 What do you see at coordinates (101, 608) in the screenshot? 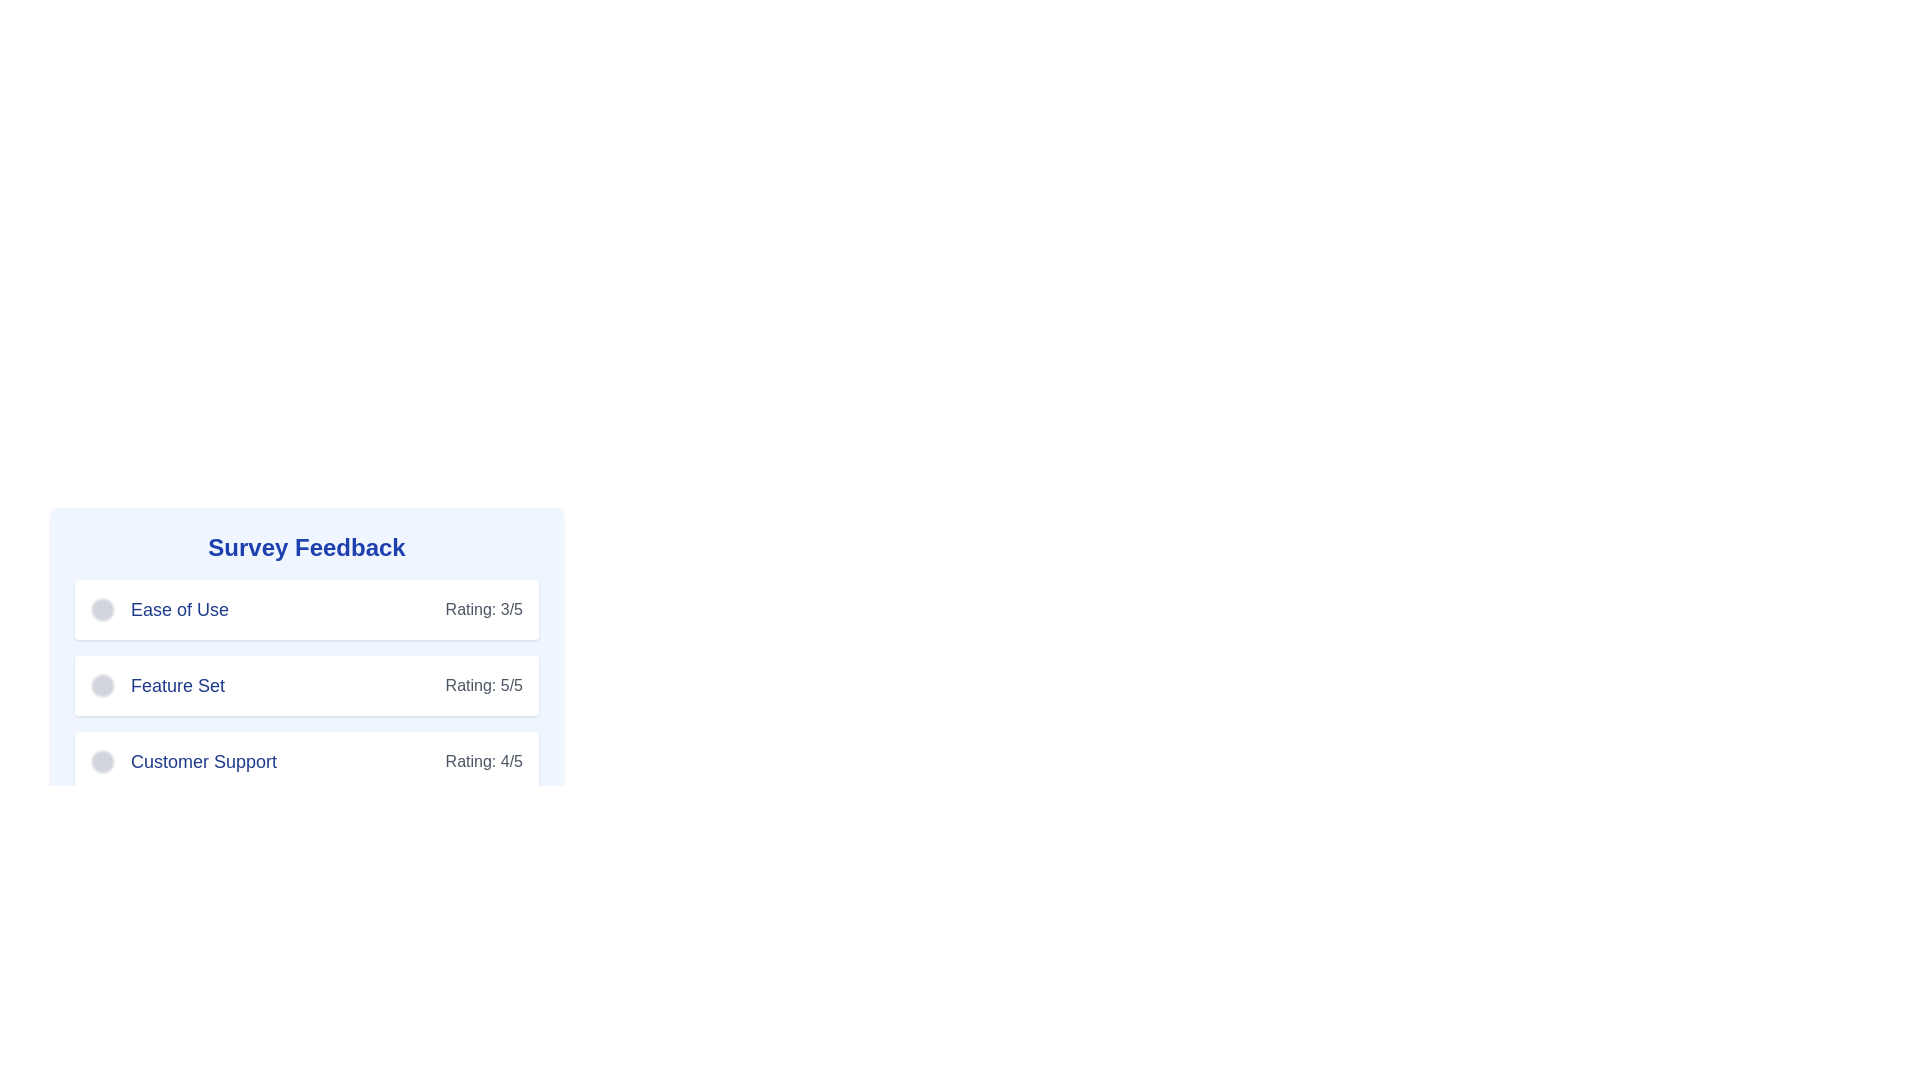
I see `the circular selection marker or button located at the leftmost side of the layout, adjacent to the label 'Ease of Use'` at bounding box center [101, 608].